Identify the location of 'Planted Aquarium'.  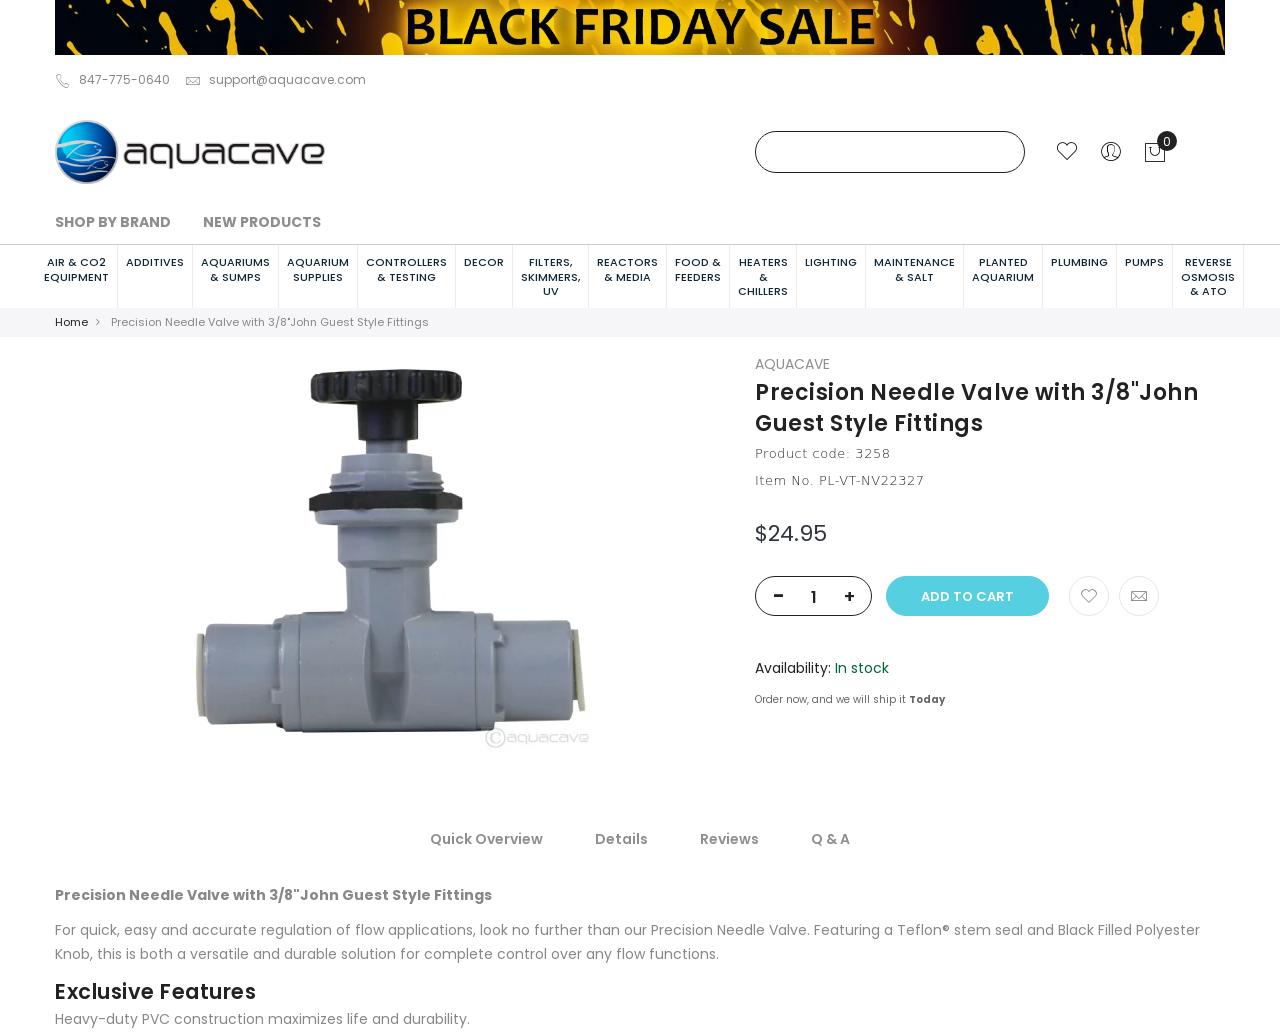
(1003, 267).